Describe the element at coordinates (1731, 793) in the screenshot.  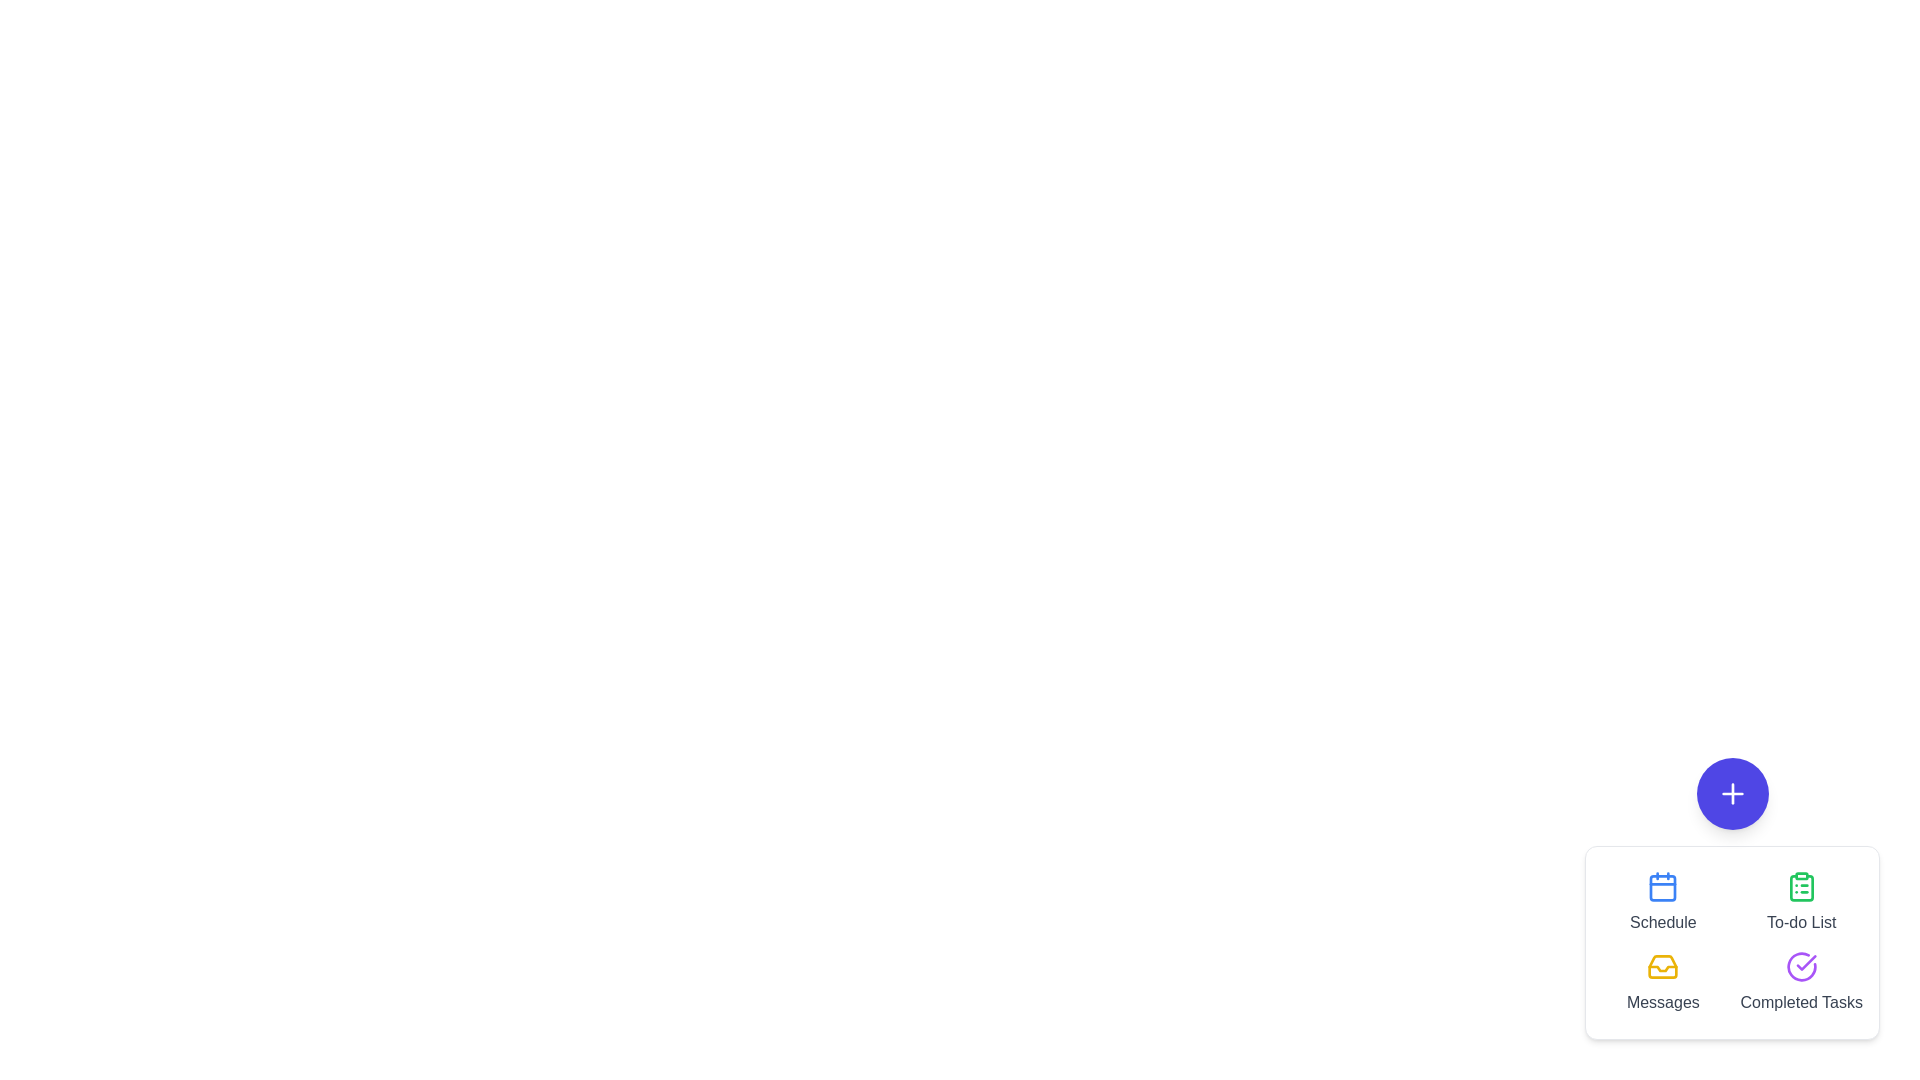
I see `the '+' button to toggle the speed dial menu` at that location.